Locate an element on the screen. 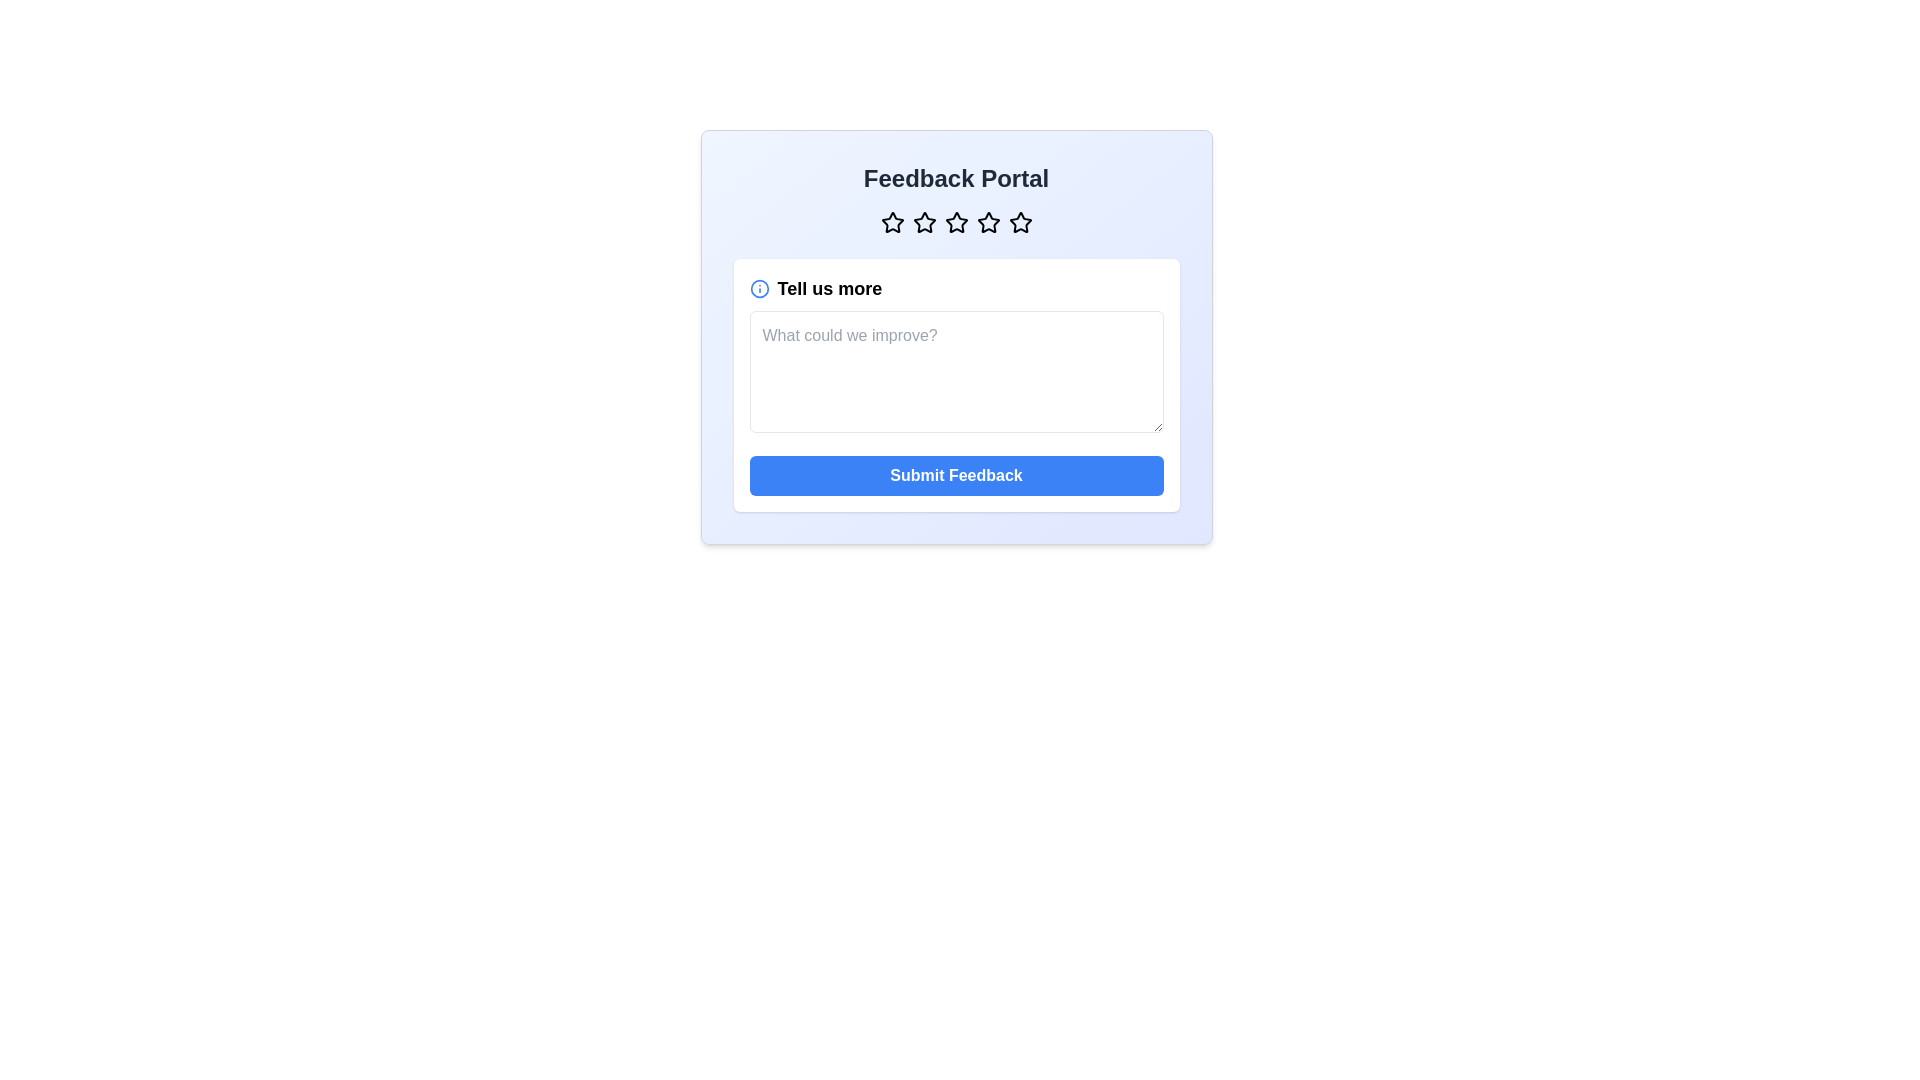 This screenshot has width=1920, height=1080. the interactive rating star icon, which is the third star in a horizontal line of five stars is located at coordinates (955, 223).